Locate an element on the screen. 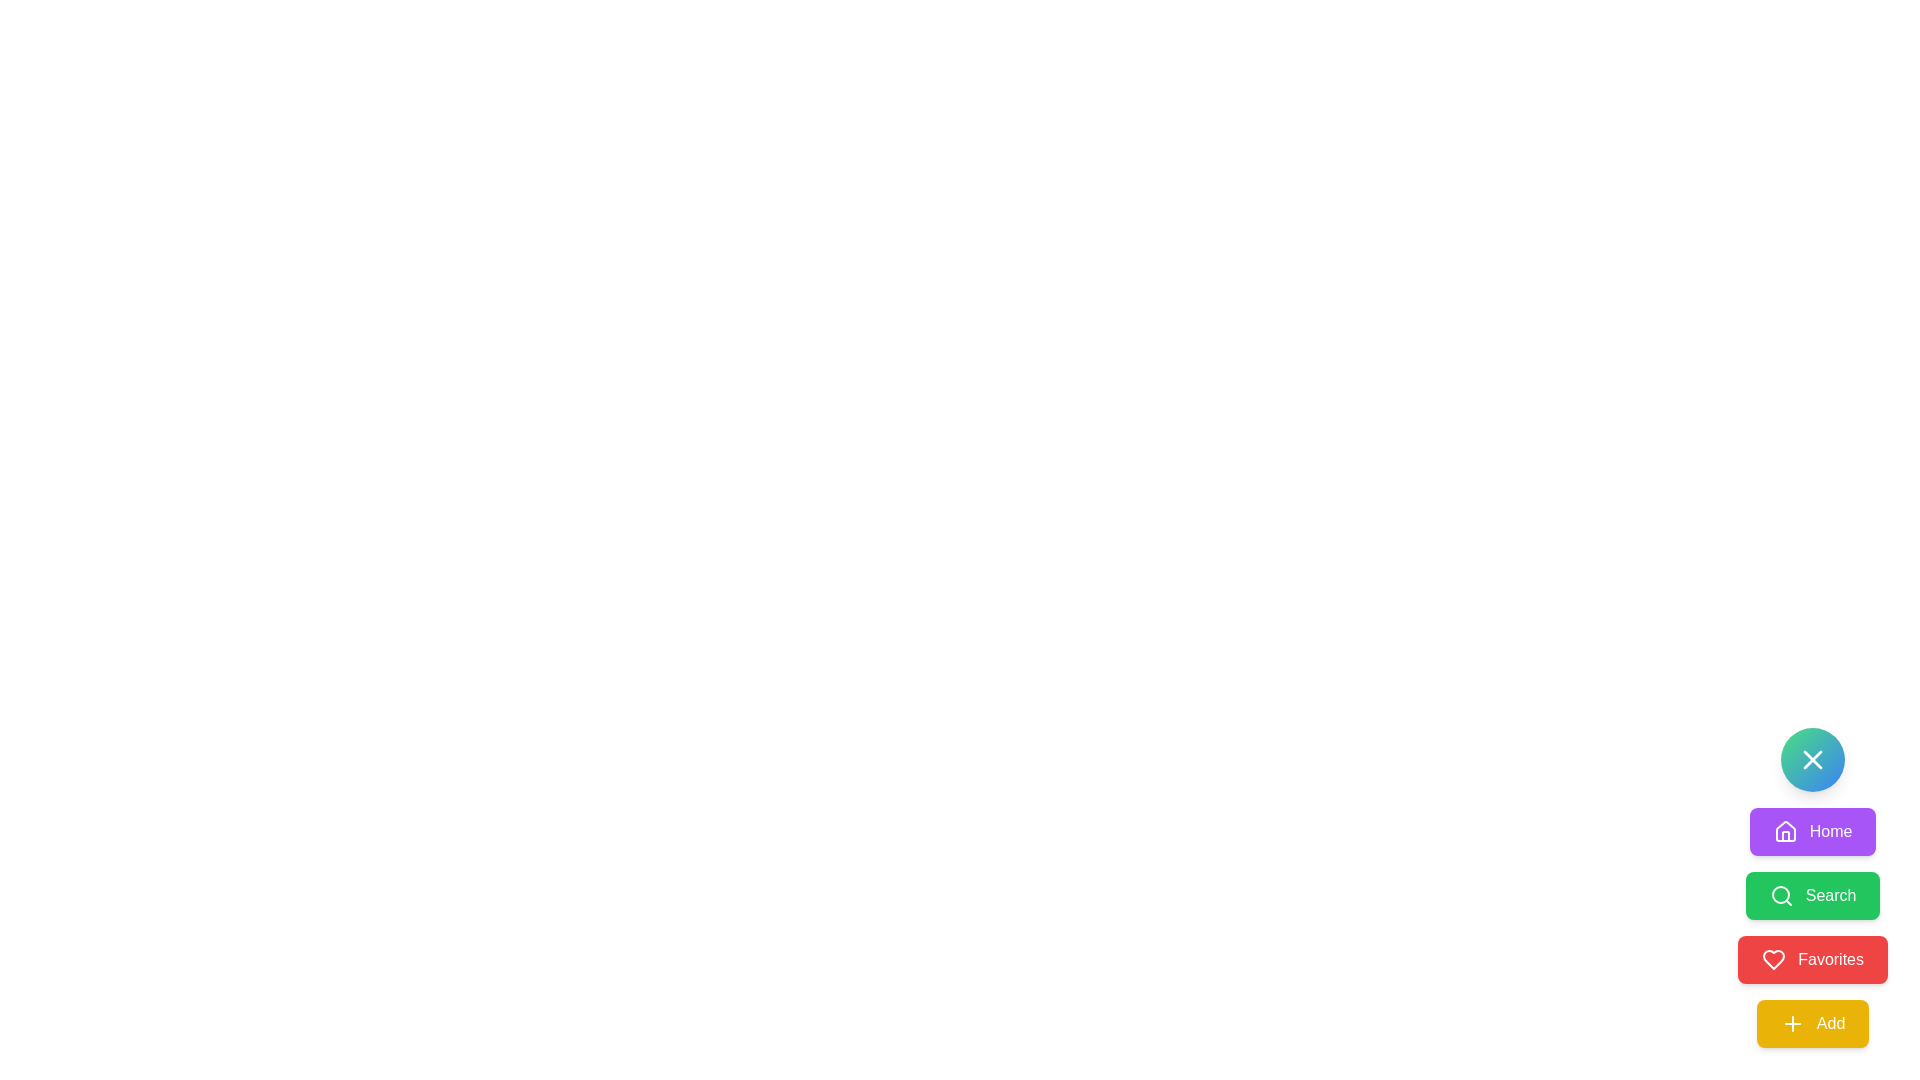 The image size is (1920, 1080). the small X-shaped icon rendered in white over a gradient background is located at coordinates (1813, 759).